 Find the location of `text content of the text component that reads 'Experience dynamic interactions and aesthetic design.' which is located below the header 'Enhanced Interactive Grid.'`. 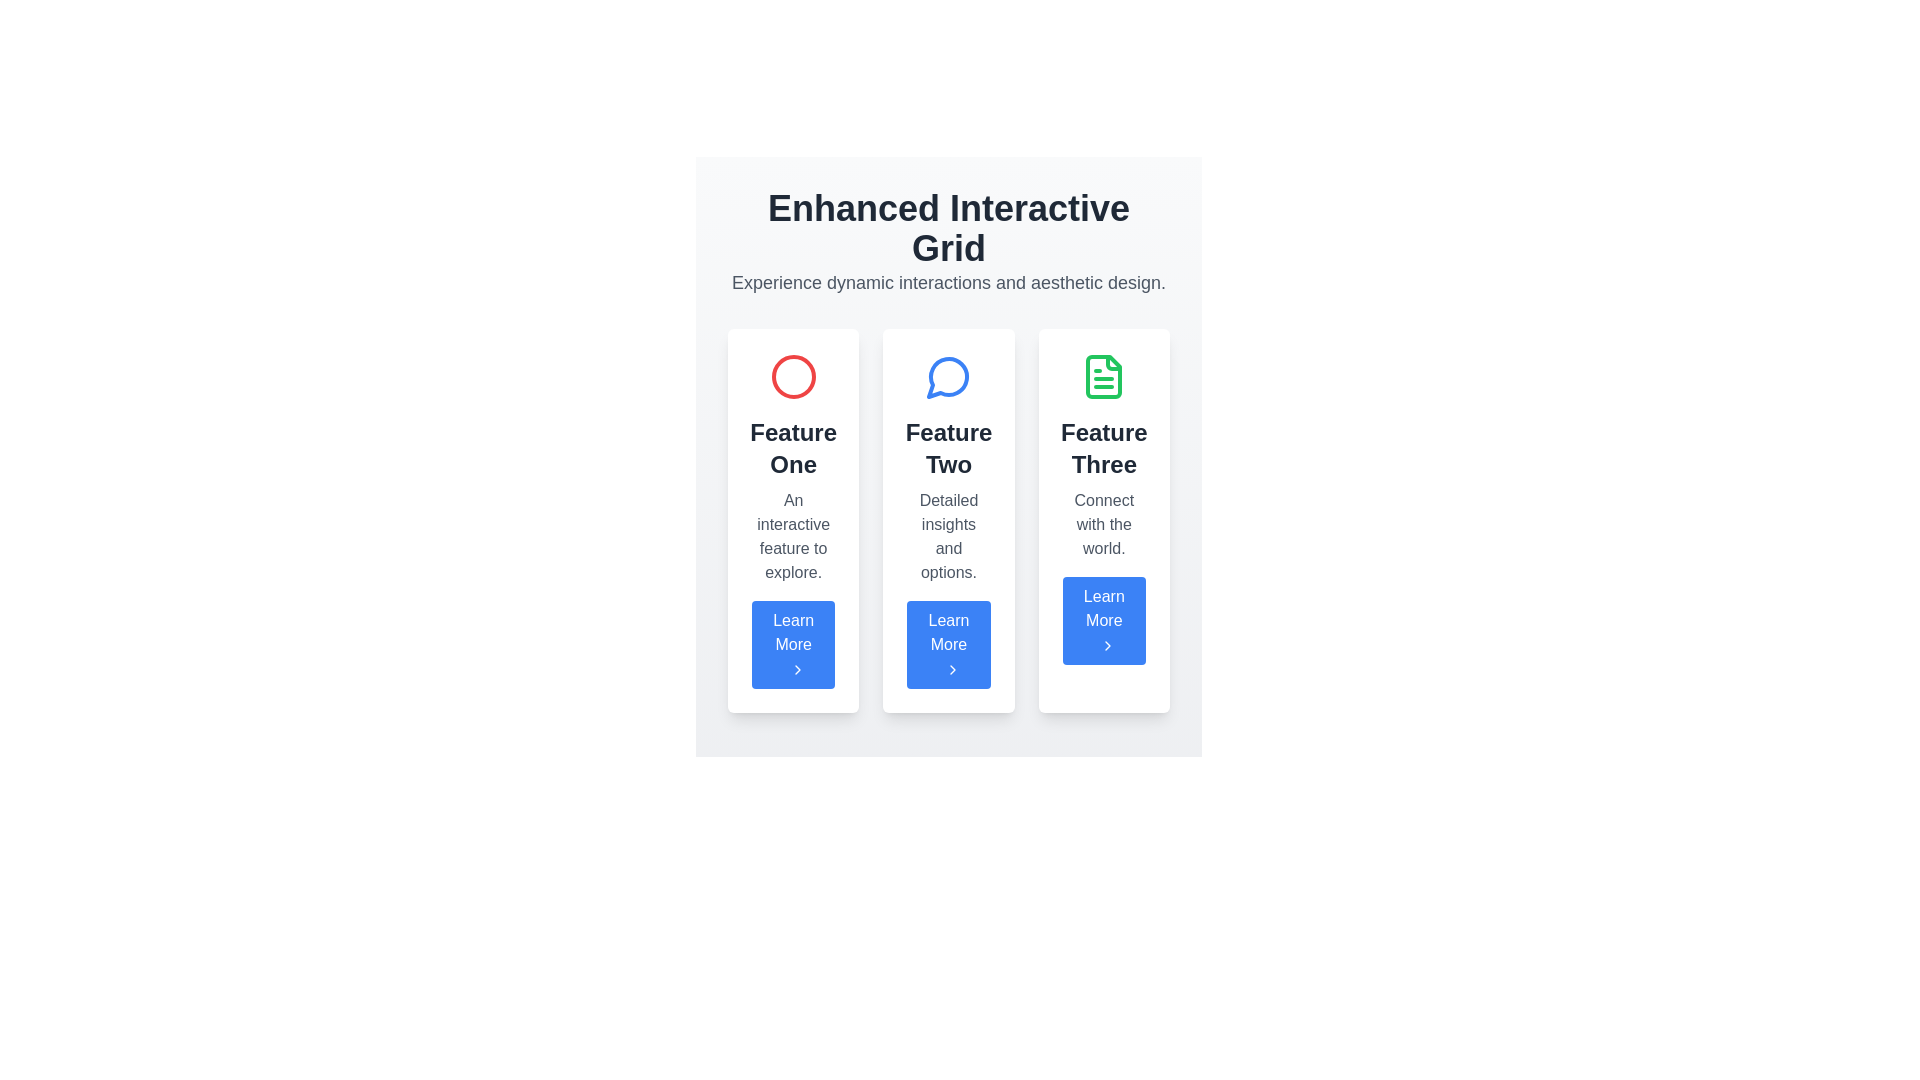

text content of the text component that reads 'Experience dynamic interactions and aesthetic design.' which is located below the header 'Enhanced Interactive Grid.' is located at coordinates (948, 282).